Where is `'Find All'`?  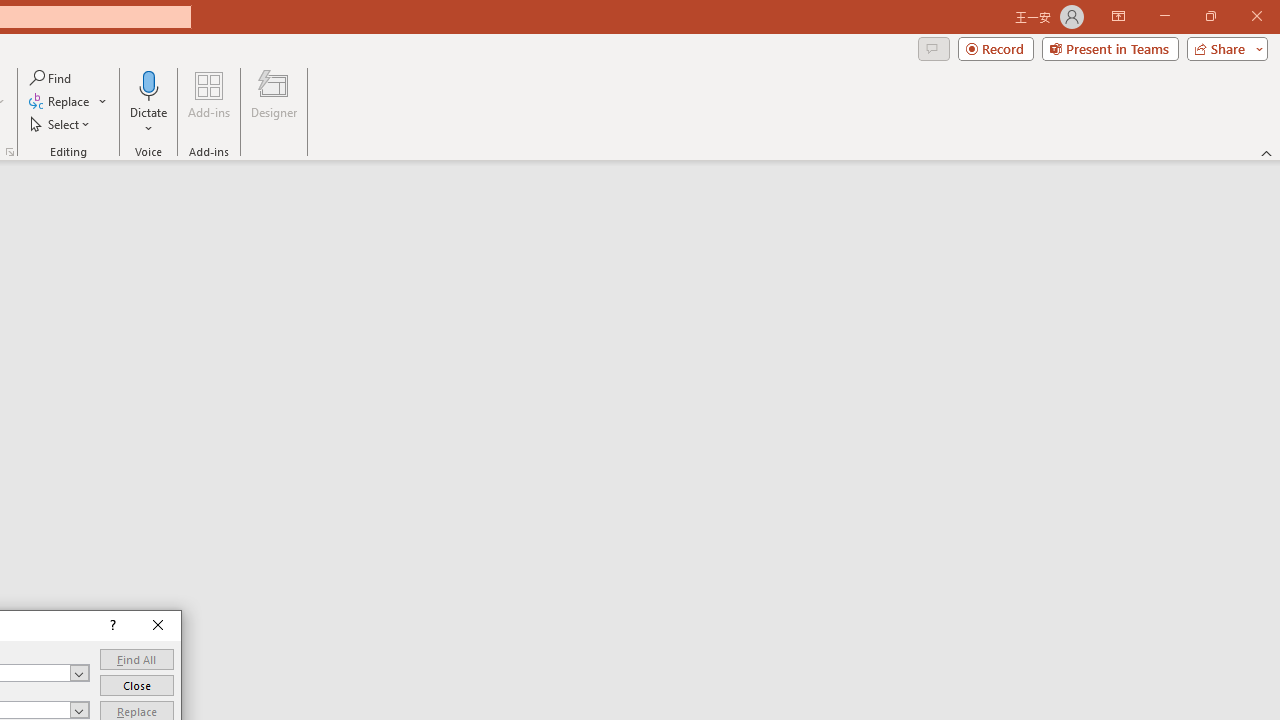
'Find All' is located at coordinates (135, 659).